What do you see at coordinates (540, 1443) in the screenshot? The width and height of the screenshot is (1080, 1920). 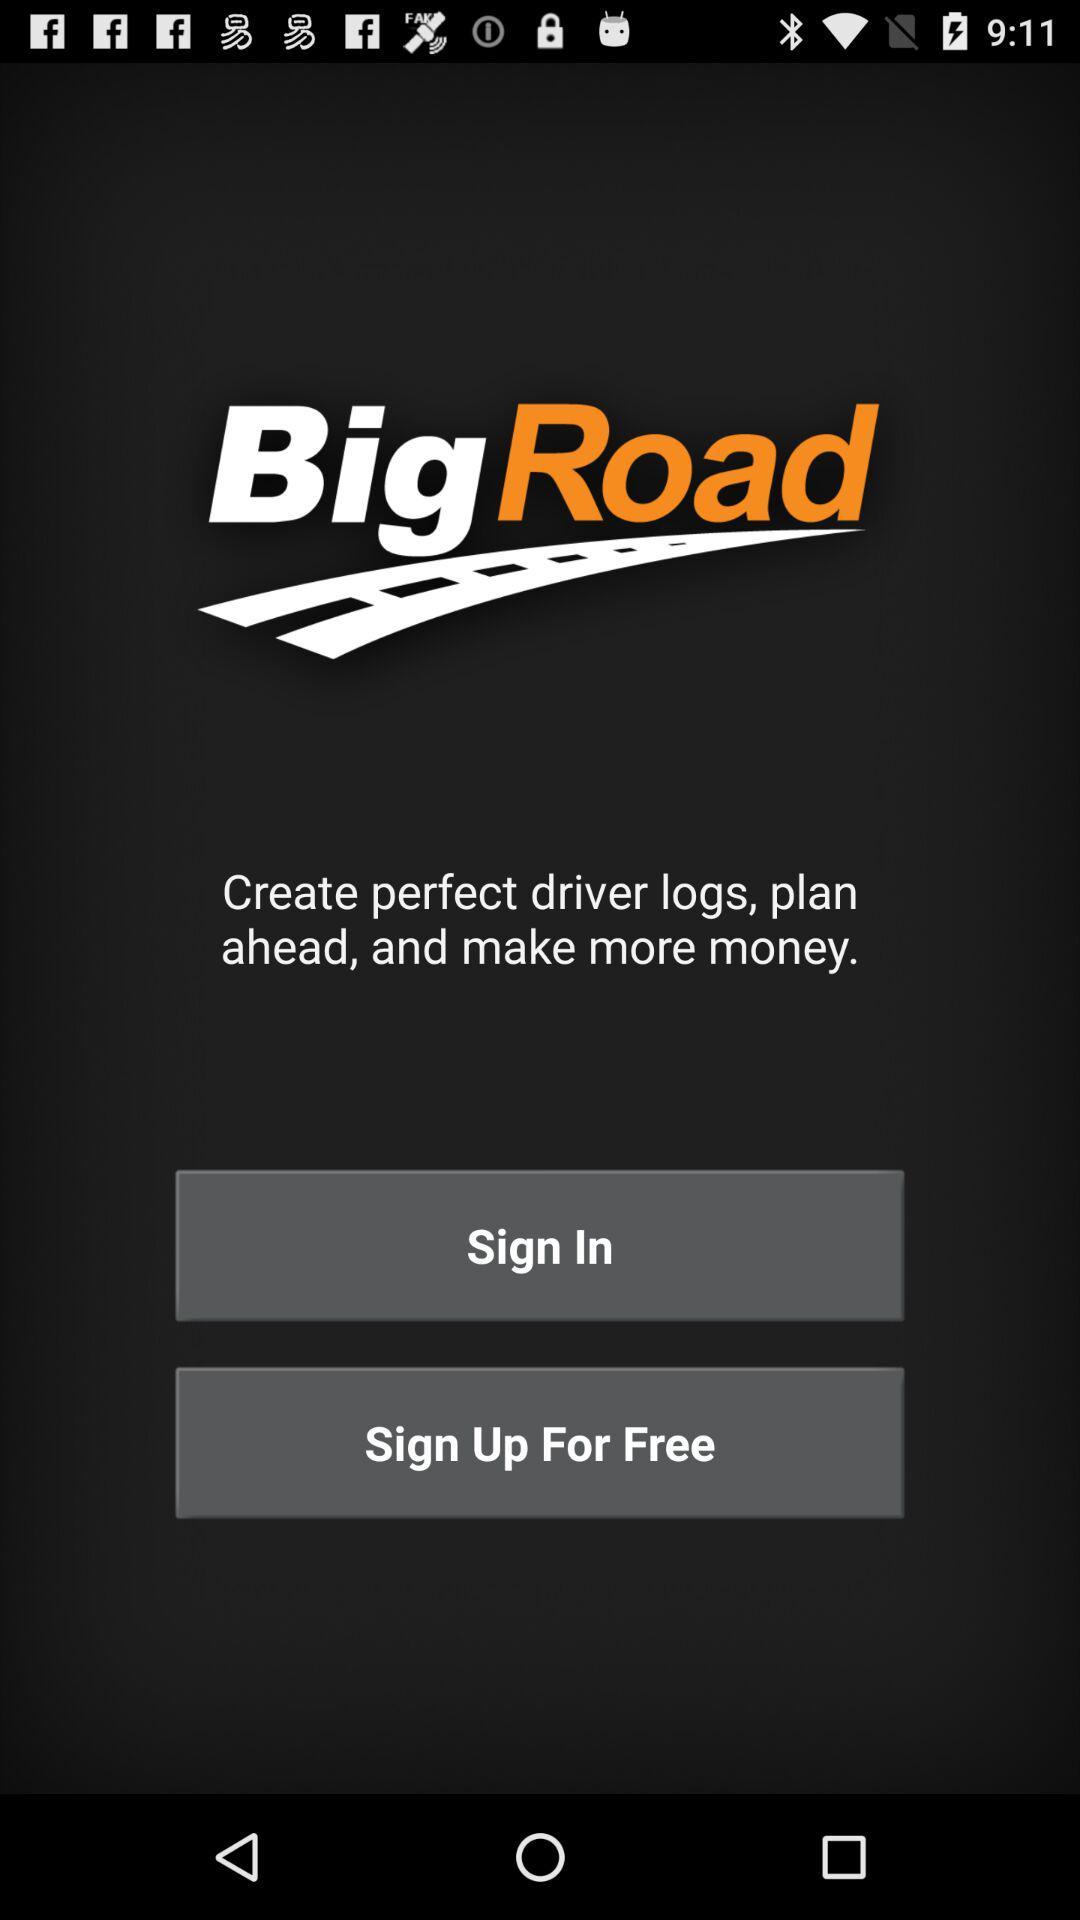 I see `the sign up for at the bottom` at bounding box center [540, 1443].